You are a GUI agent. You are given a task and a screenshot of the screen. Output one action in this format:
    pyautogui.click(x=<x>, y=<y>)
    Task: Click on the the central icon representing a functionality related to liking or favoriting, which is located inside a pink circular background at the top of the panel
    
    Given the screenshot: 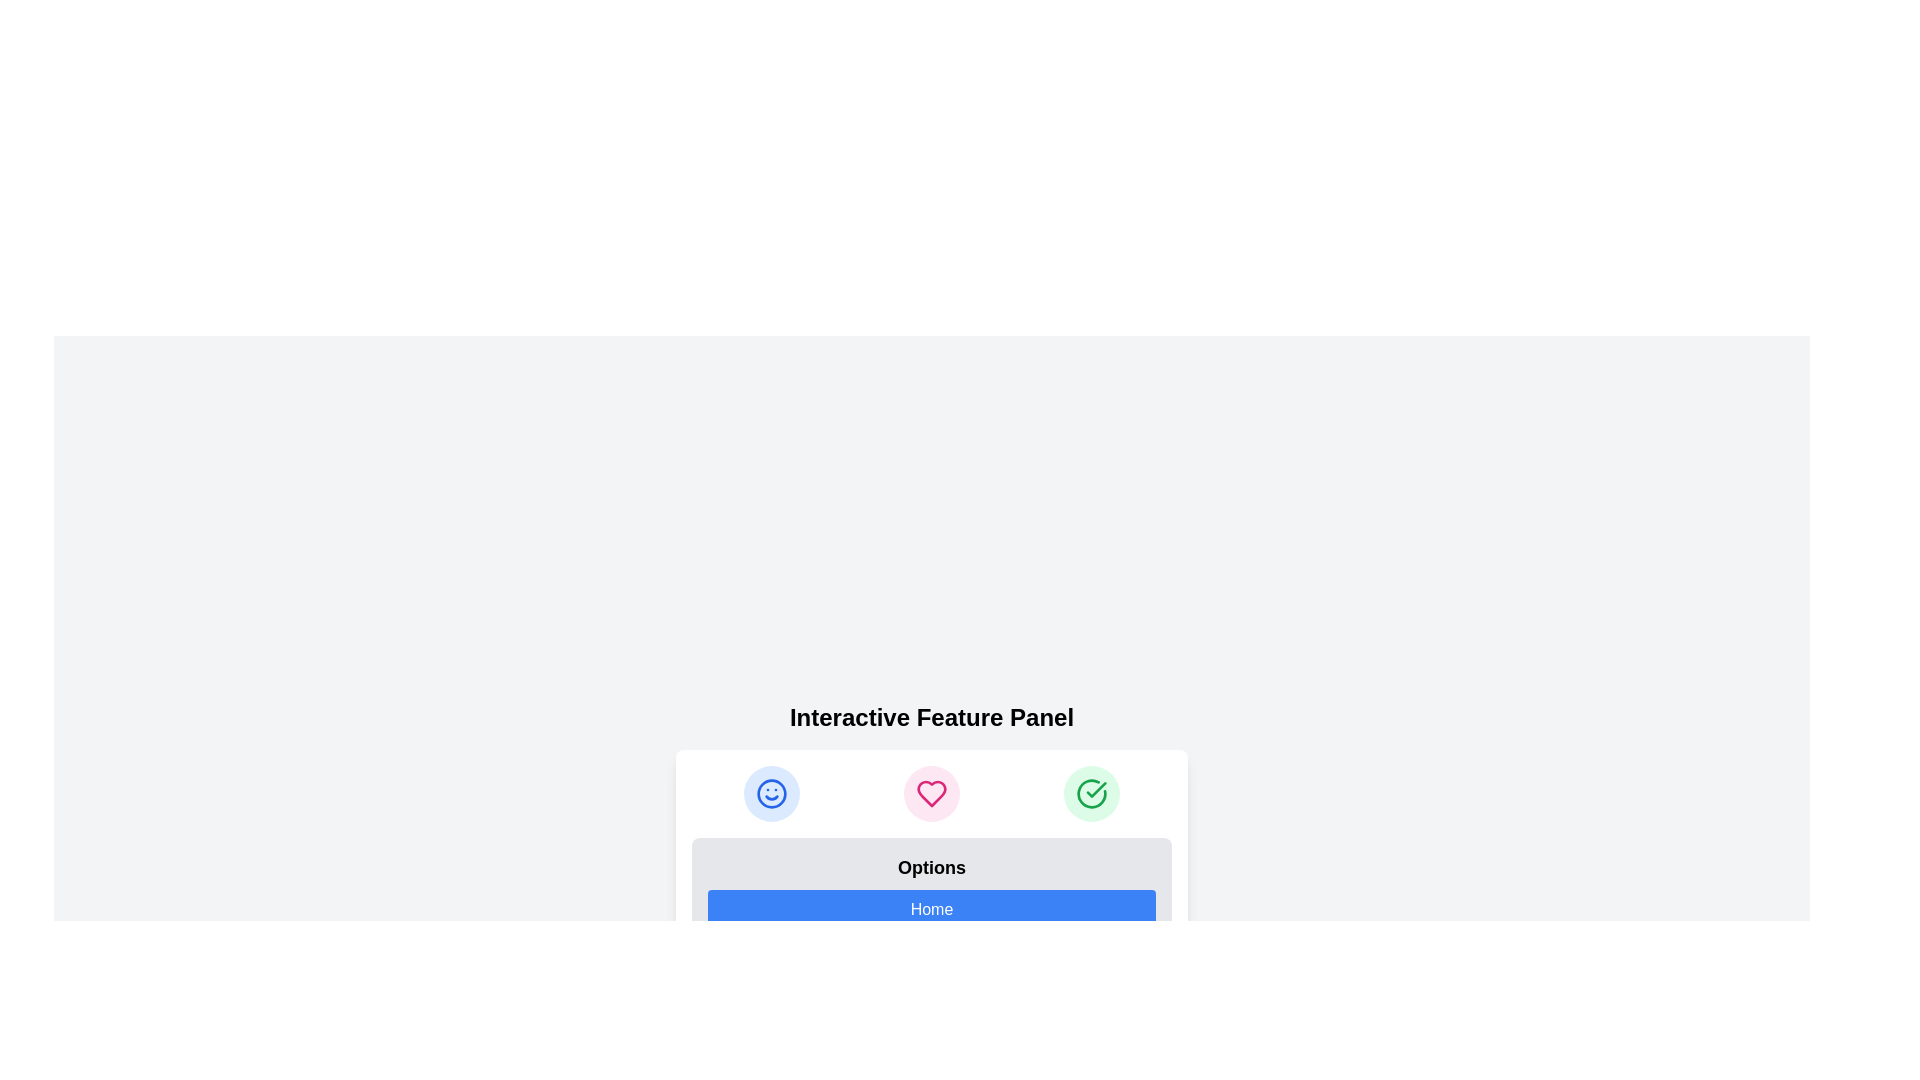 What is the action you would take?
    pyautogui.click(x=930, y=793)
    